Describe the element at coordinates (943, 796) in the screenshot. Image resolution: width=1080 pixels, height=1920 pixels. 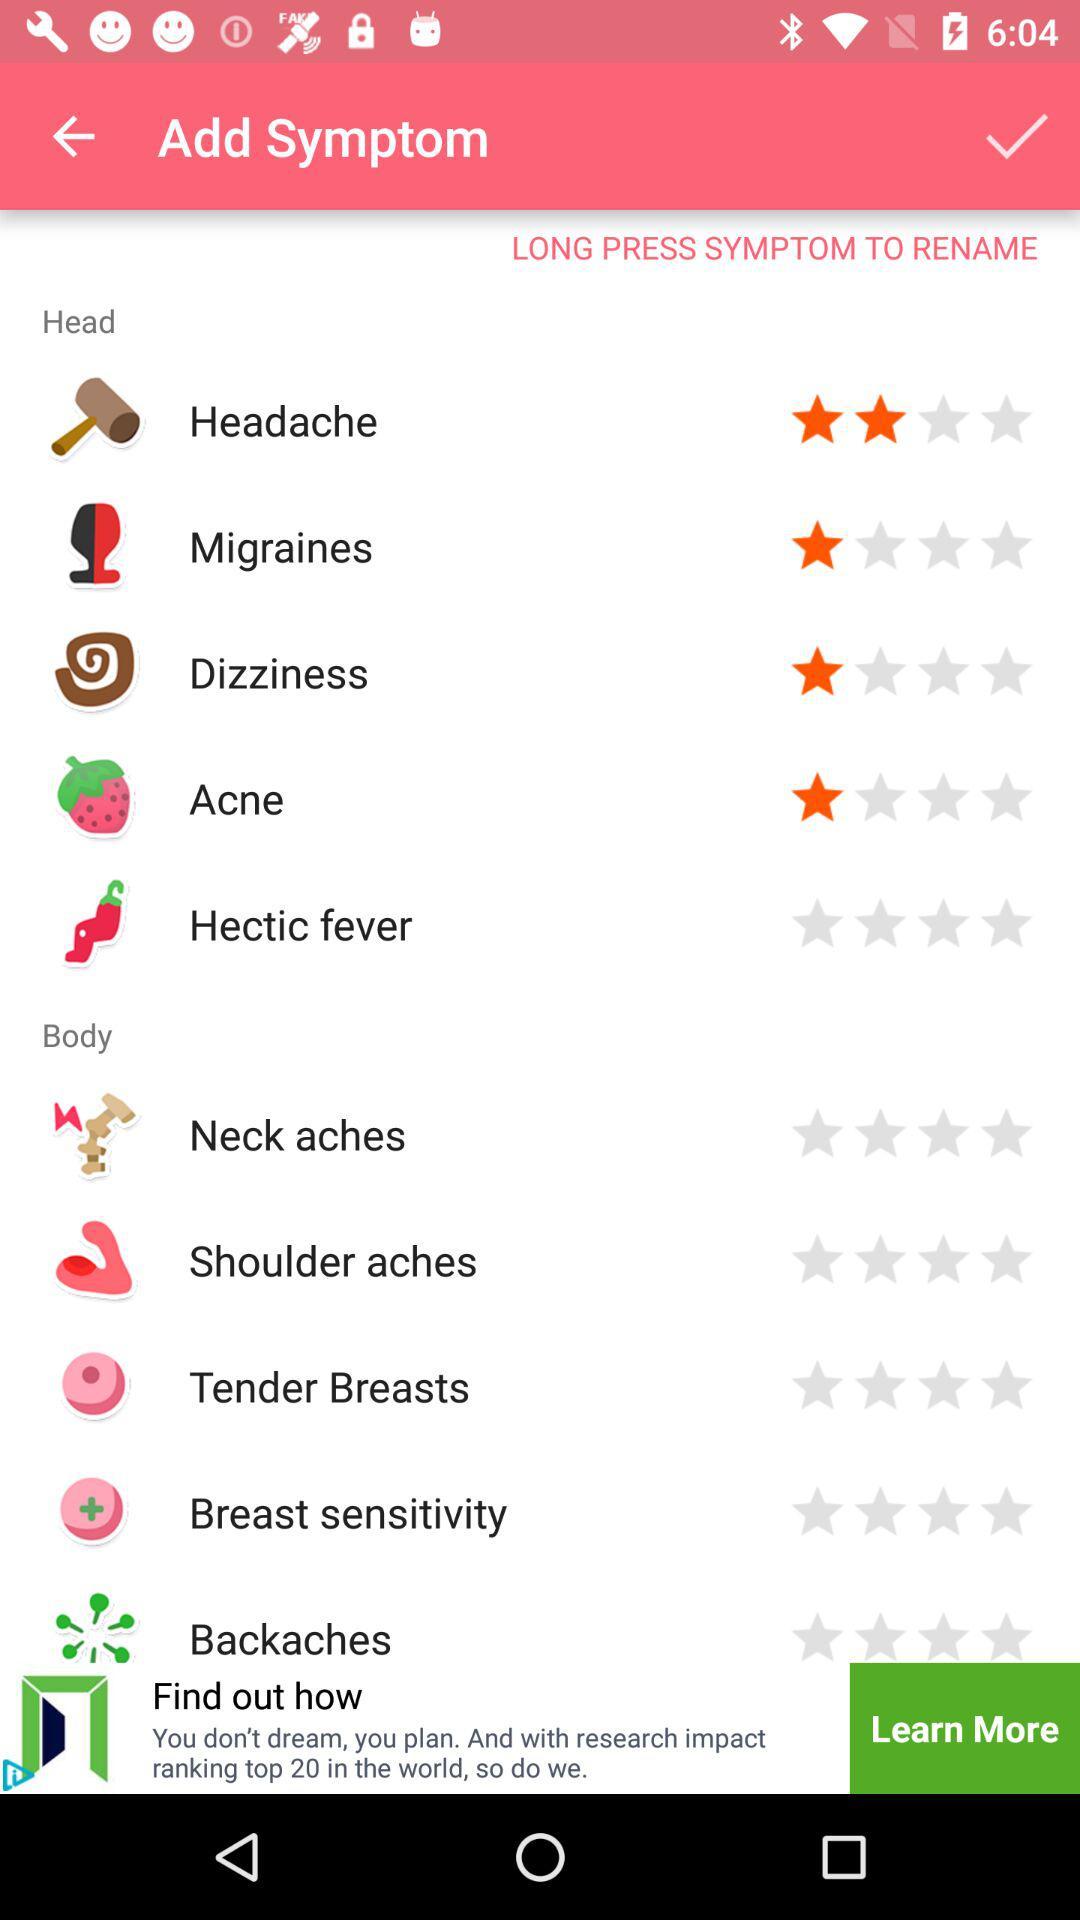
I see `rate the level of symptom` at that location.